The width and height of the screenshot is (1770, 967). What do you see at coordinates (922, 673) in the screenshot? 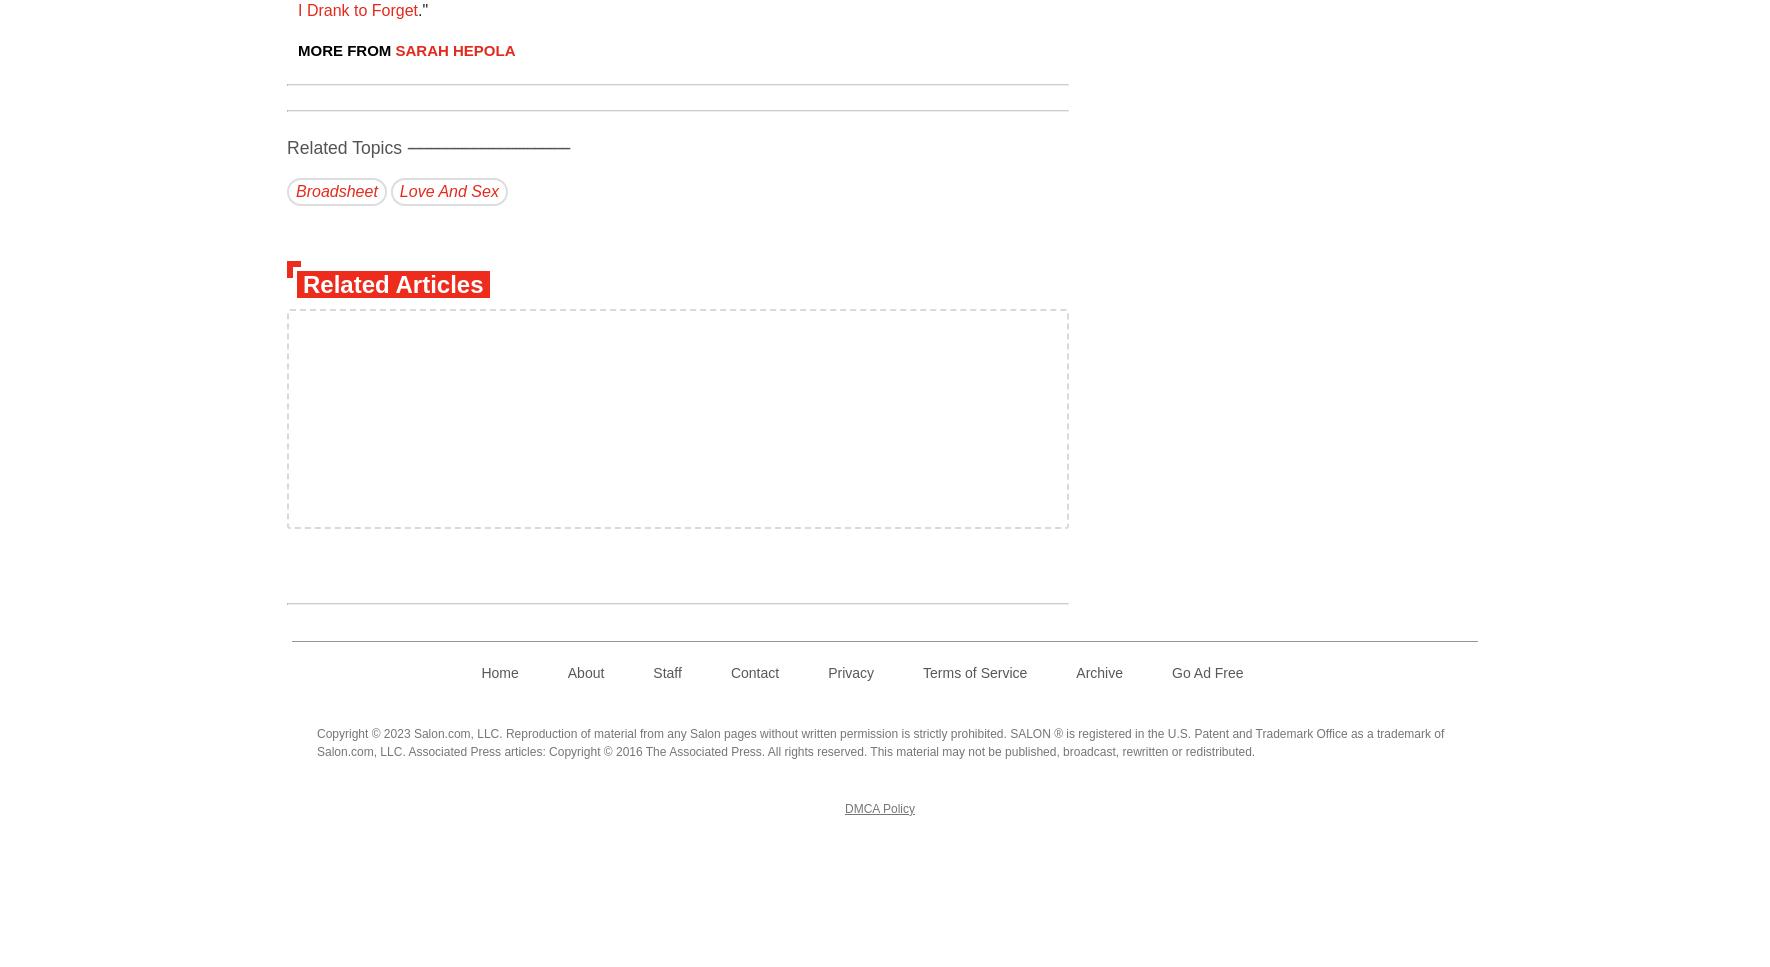
I see `'Terms of Service'` at bounding box center [922, 673].